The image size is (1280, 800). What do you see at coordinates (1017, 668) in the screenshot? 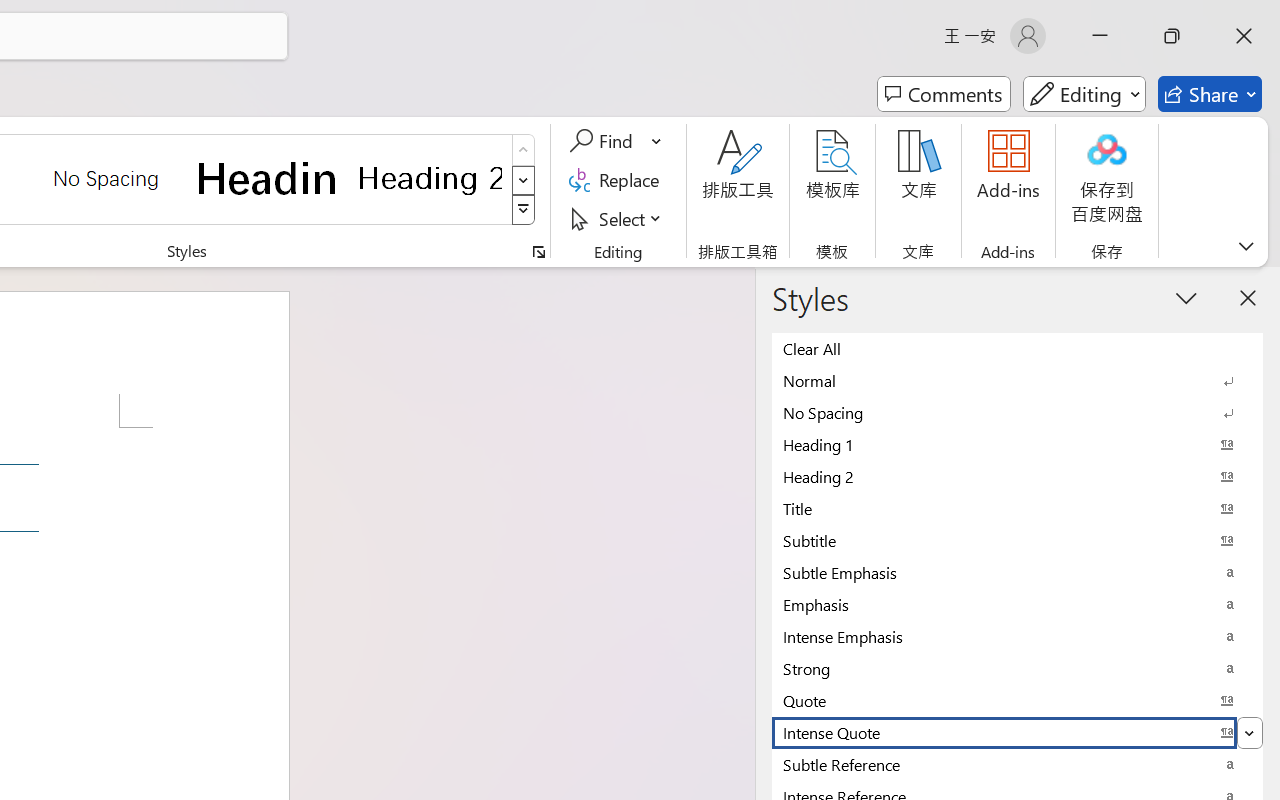
I see `'Strong'` at bounding box center [1017, 668].